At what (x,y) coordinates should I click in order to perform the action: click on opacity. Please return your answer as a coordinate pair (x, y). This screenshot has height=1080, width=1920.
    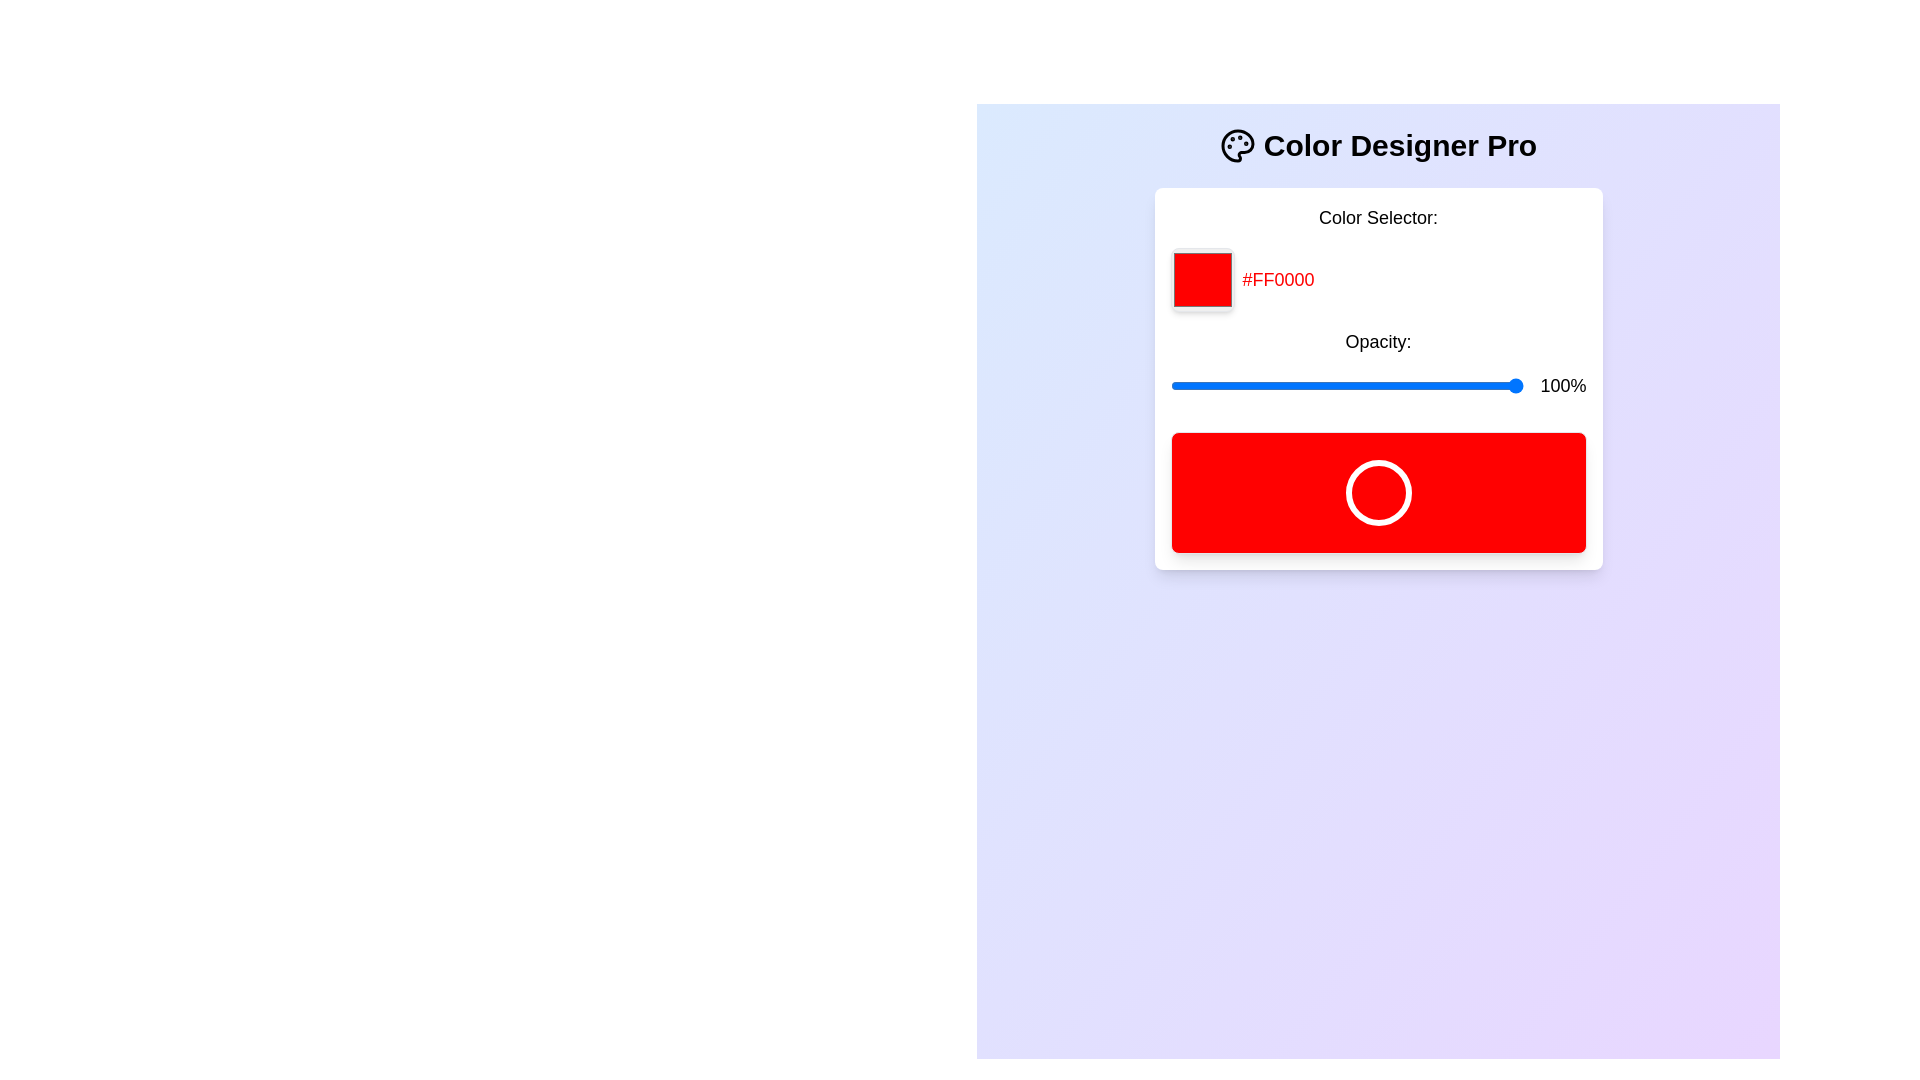
    Looking at the image, I should click on (1305, 385).